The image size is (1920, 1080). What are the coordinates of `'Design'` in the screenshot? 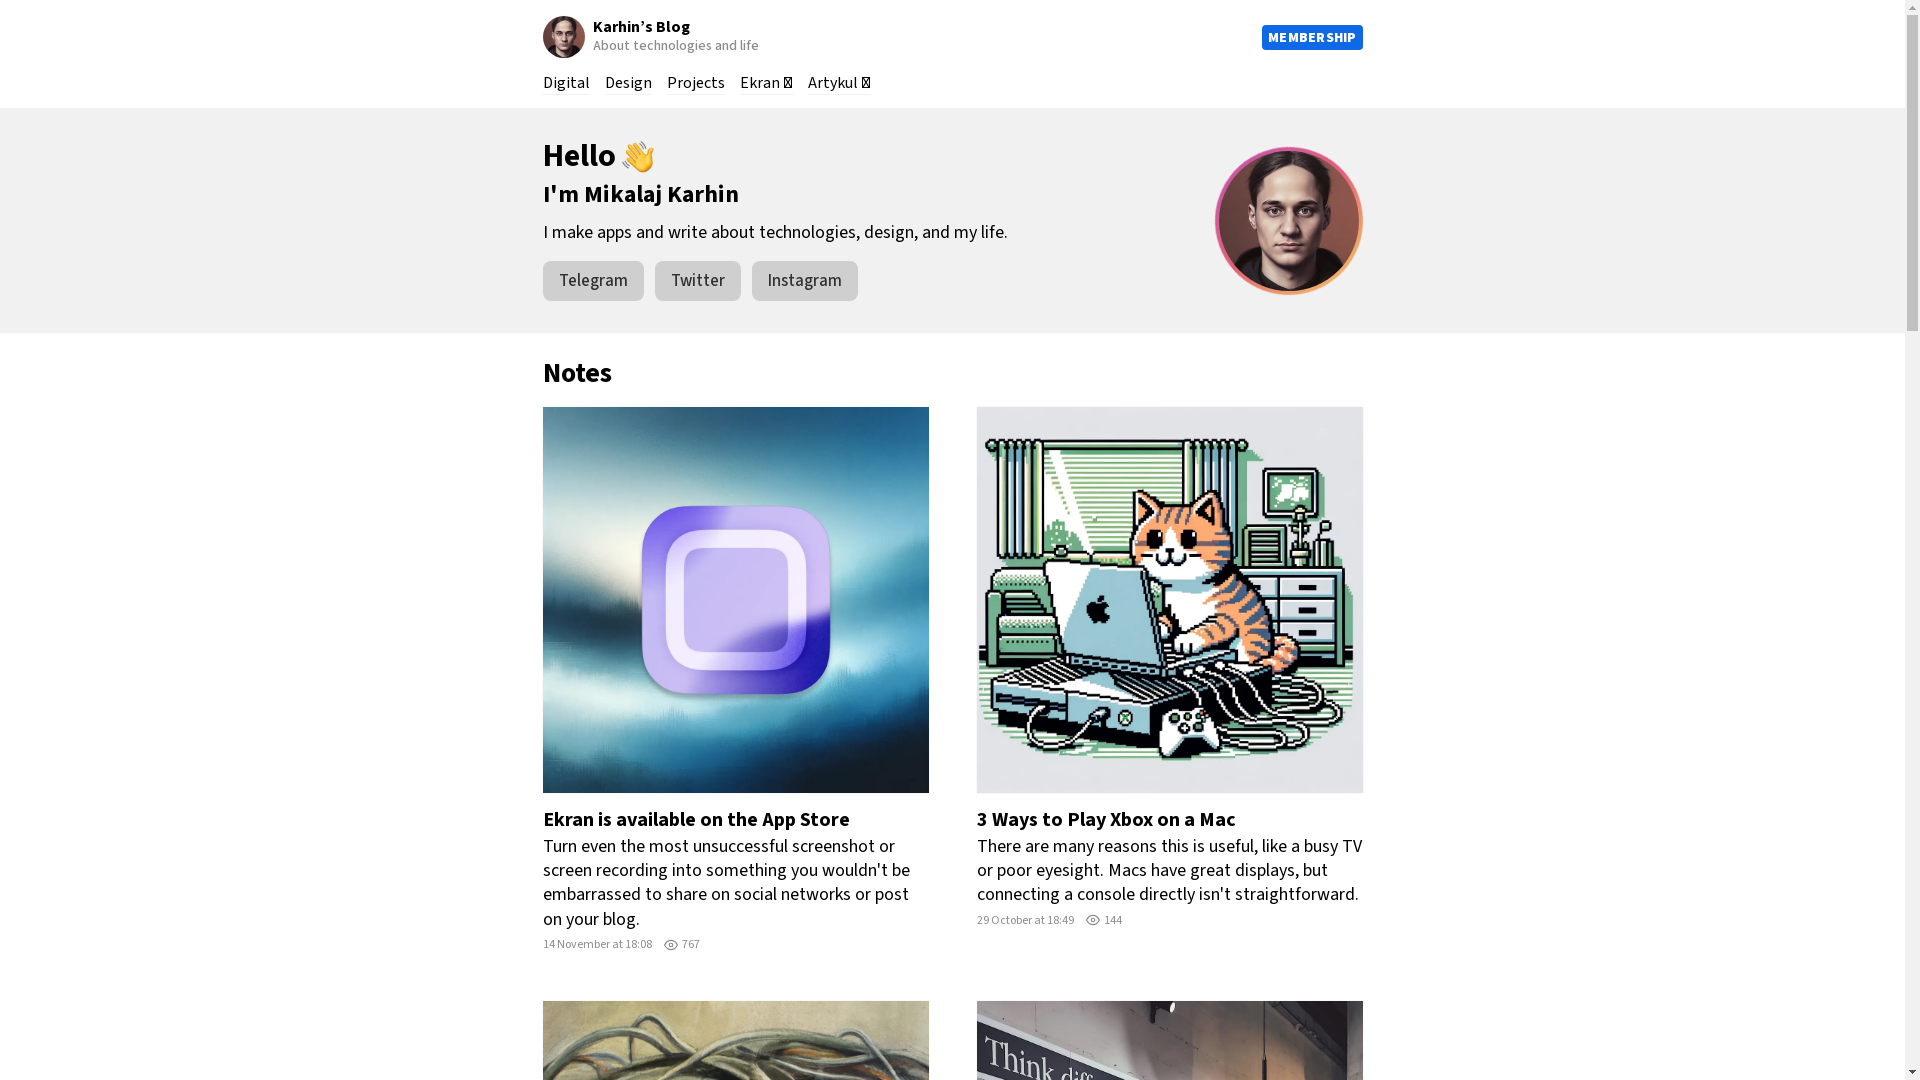 It's located at (626, 82).